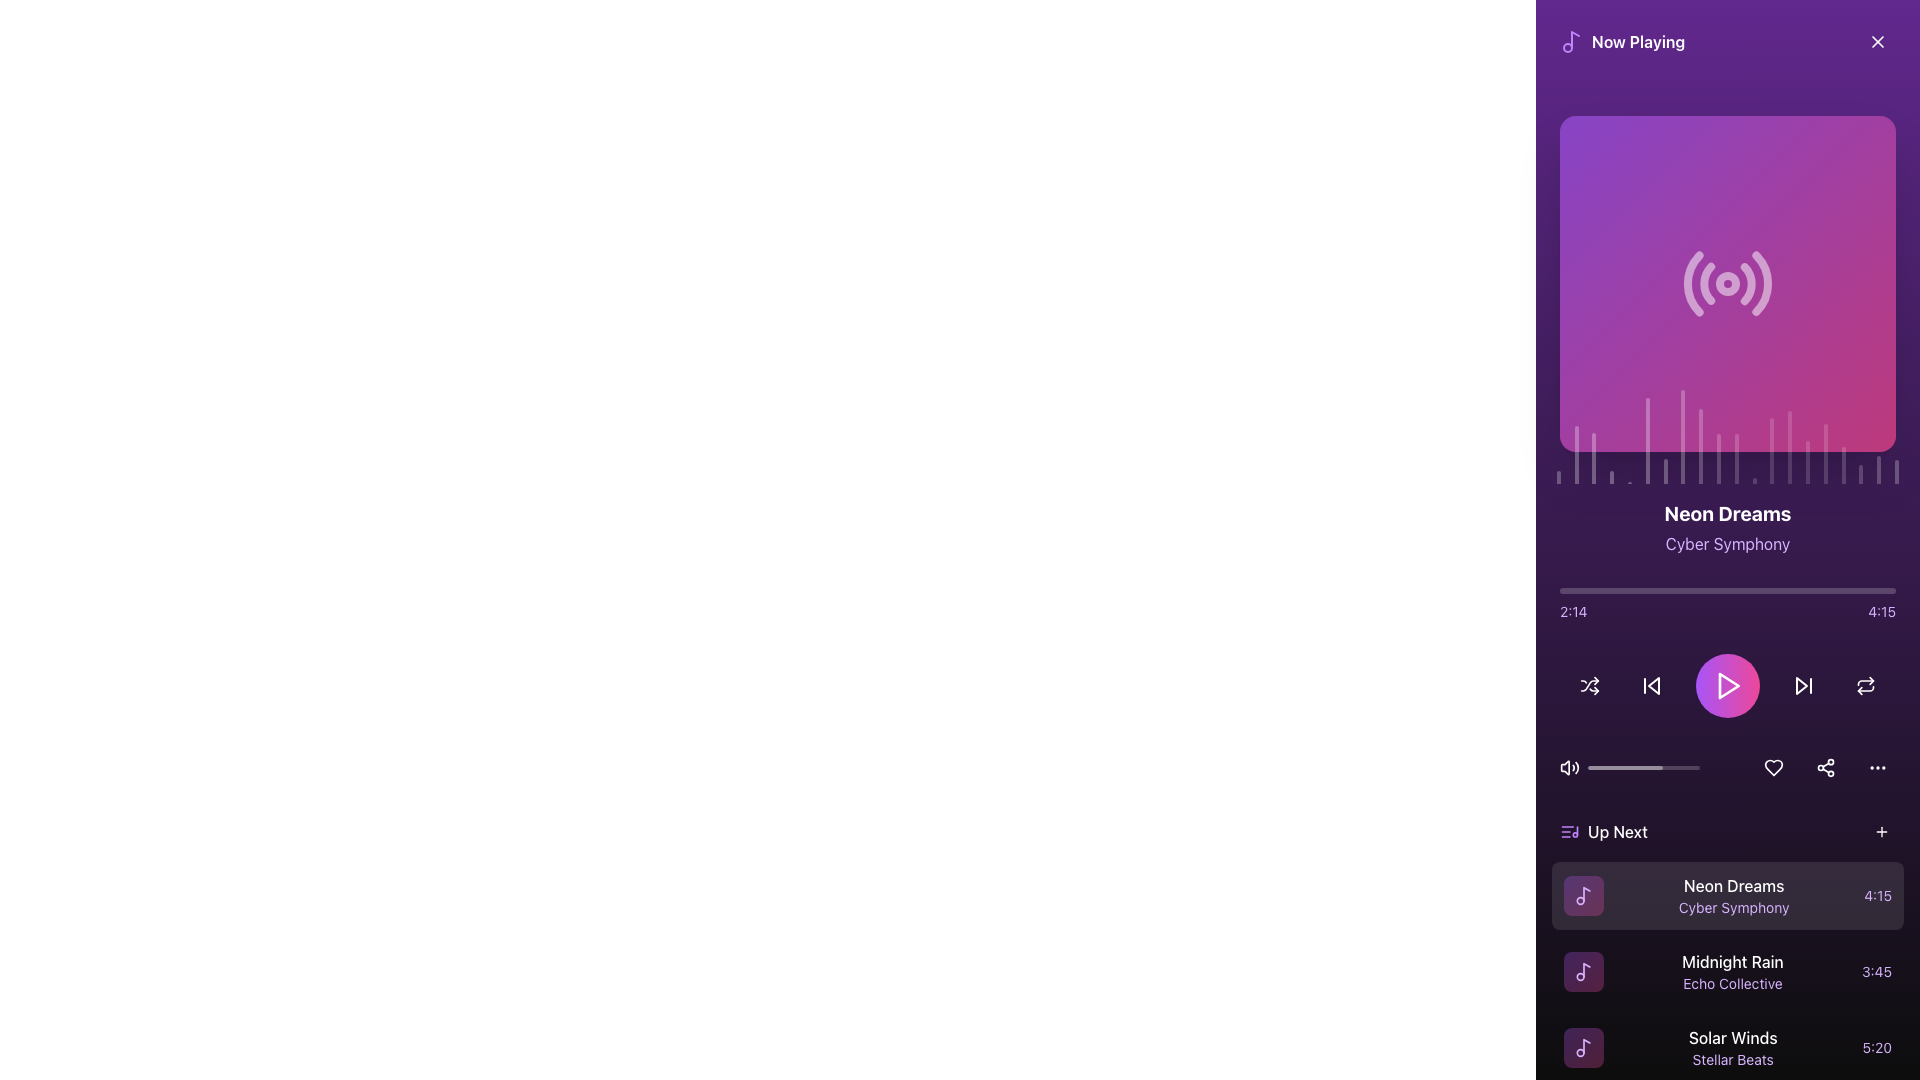  What do you see at coordinates (1557, 477) in the screenshot?
I see `the first vertical bar with rounded top corners that has a pulsing animation effect, located at the bottom of the interface among similar bars` at bounding box center [1557, 477].